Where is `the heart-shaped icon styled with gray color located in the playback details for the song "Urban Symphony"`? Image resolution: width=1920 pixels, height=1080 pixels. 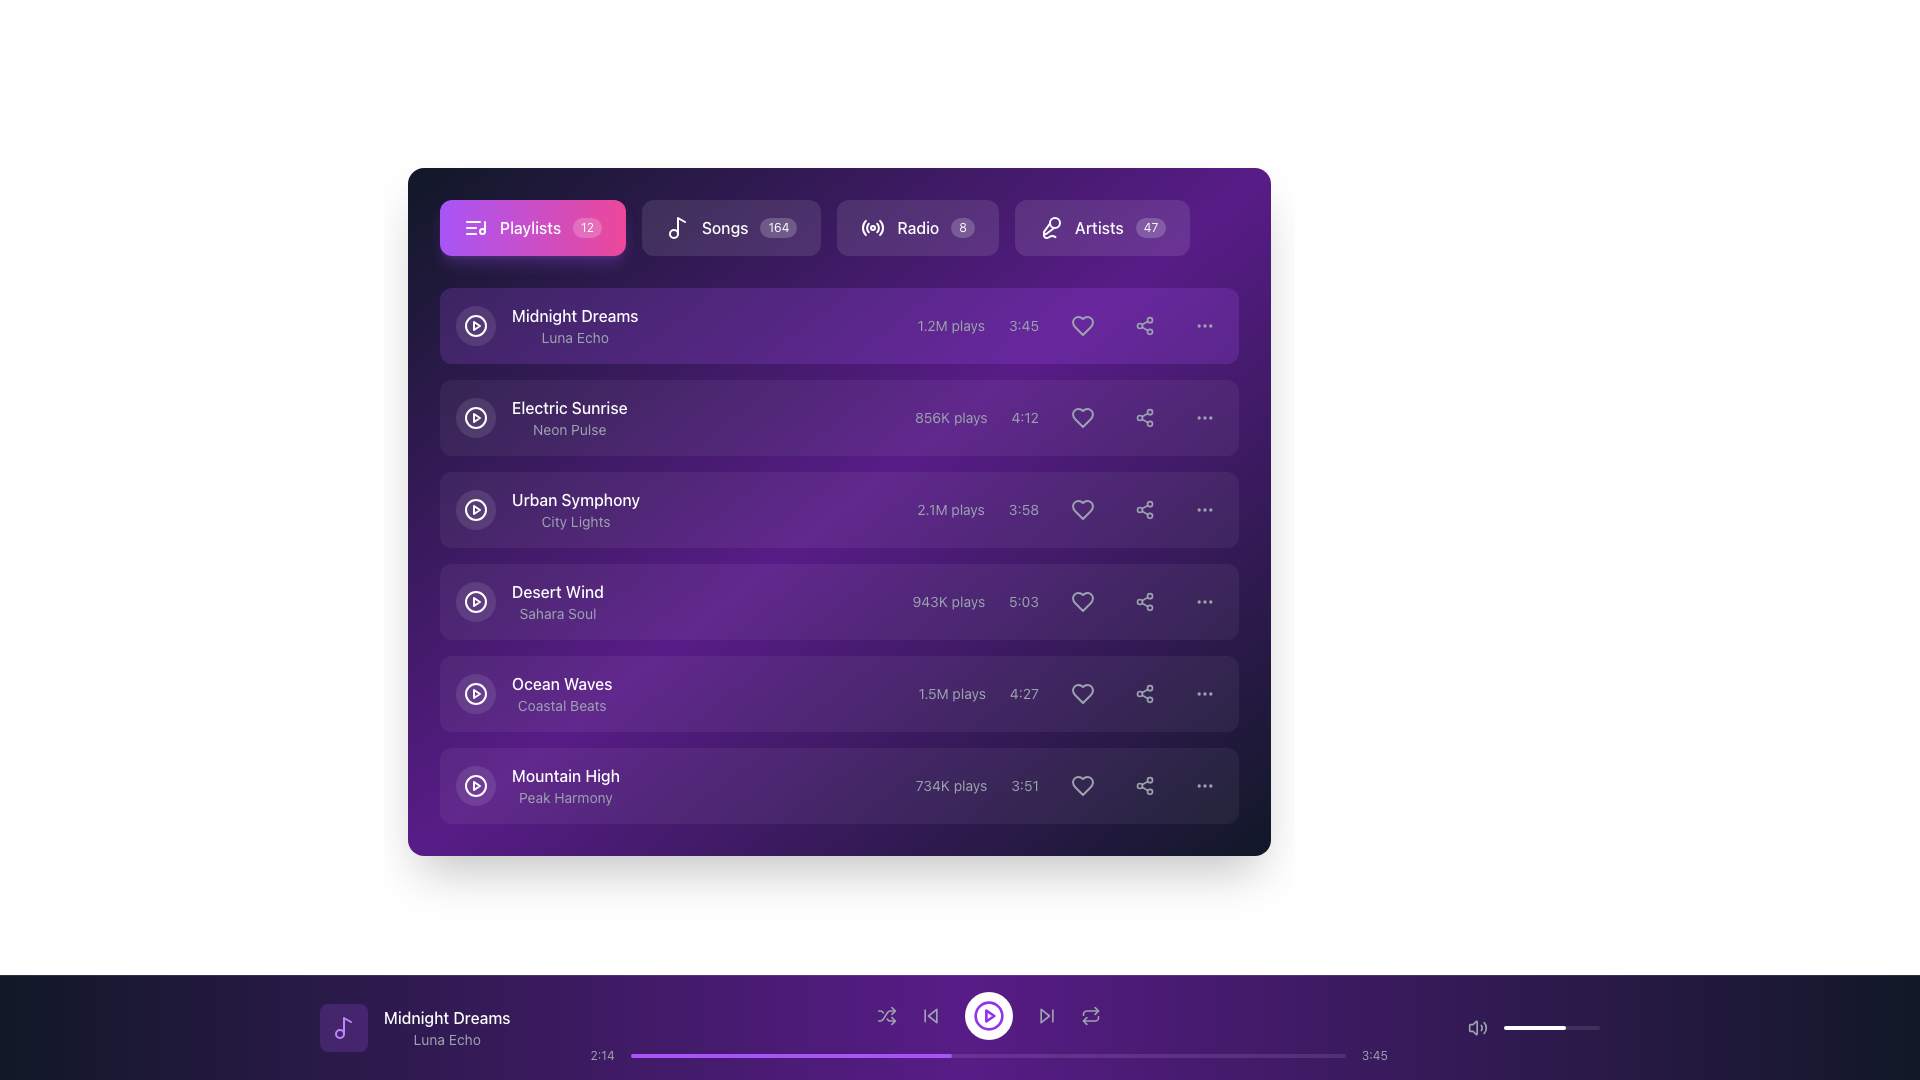 the heart-shaped icon styled with gray color located in the playback details for the song "Urban Symphony" is located at coordinates (1069, 508).